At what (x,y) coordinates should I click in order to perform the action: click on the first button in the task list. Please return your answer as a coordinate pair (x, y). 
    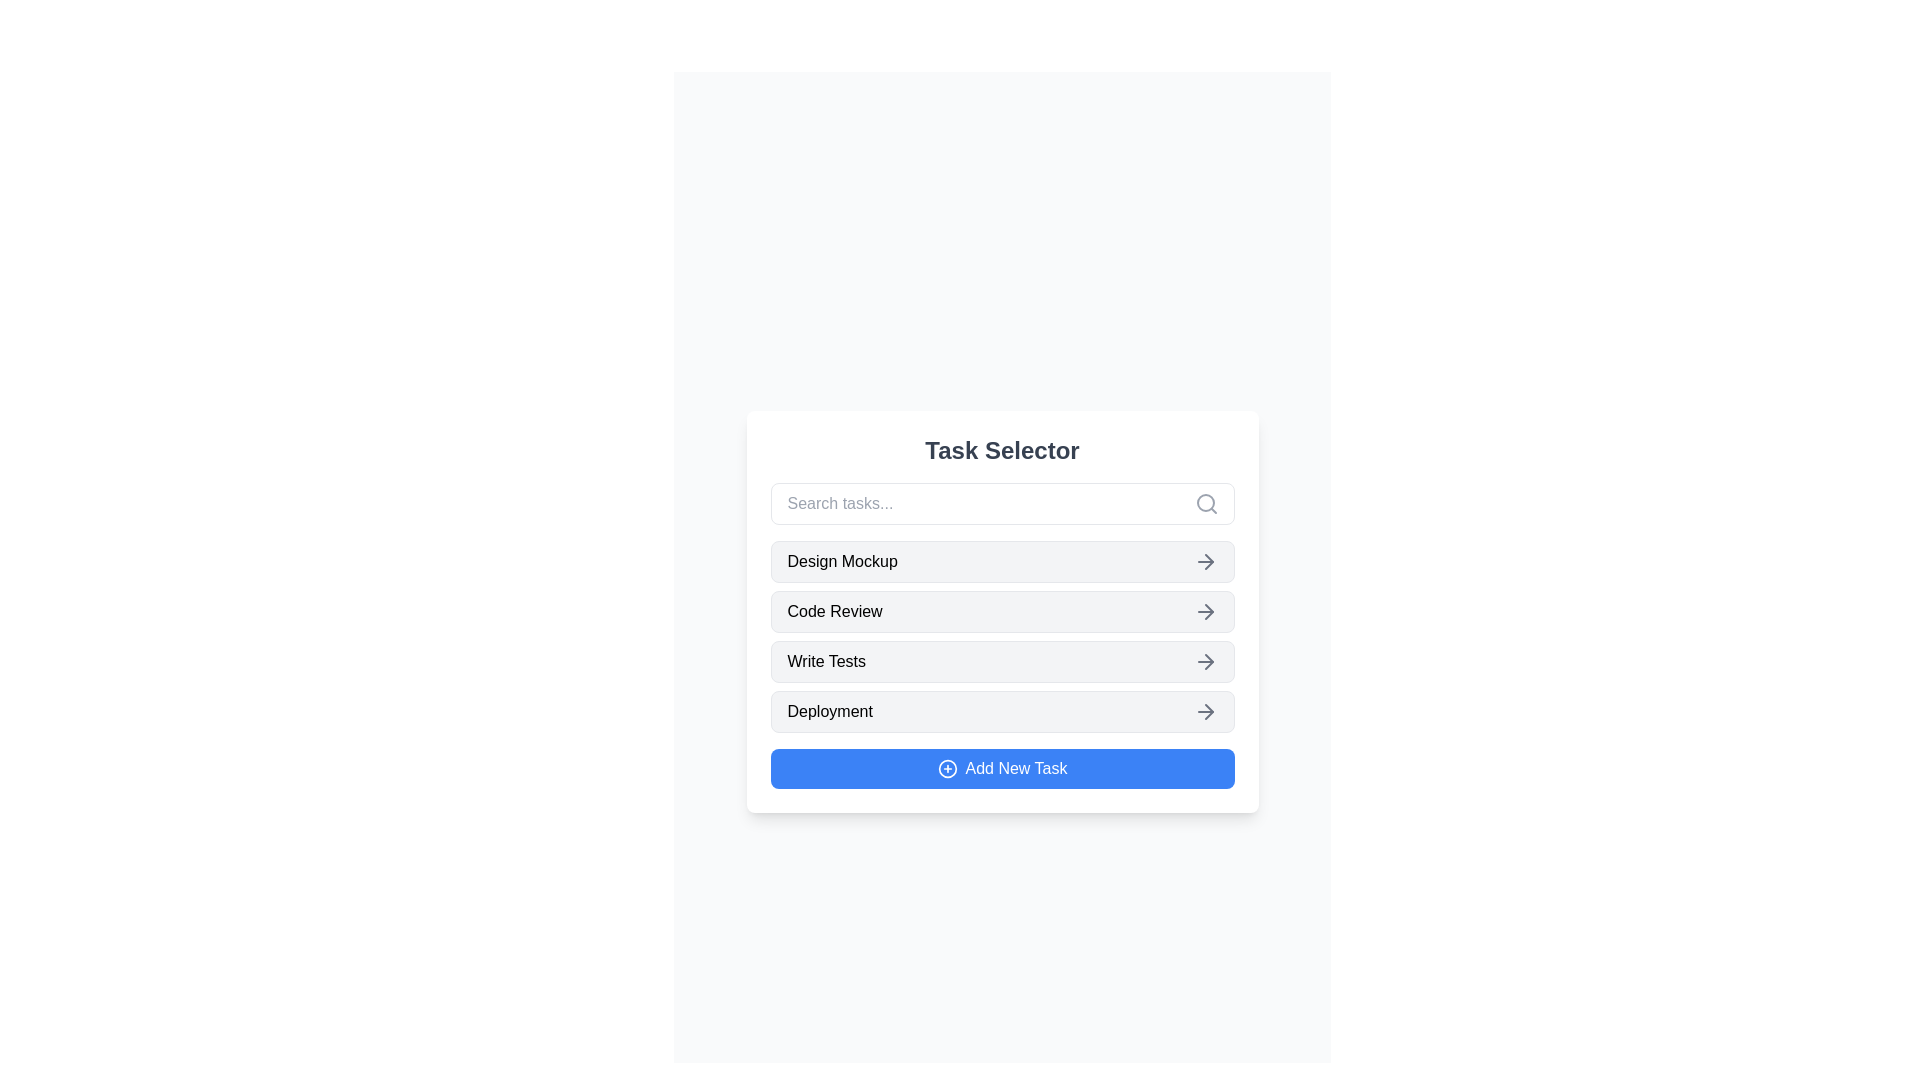
    Looking at the image, I should click on (1002, 562).